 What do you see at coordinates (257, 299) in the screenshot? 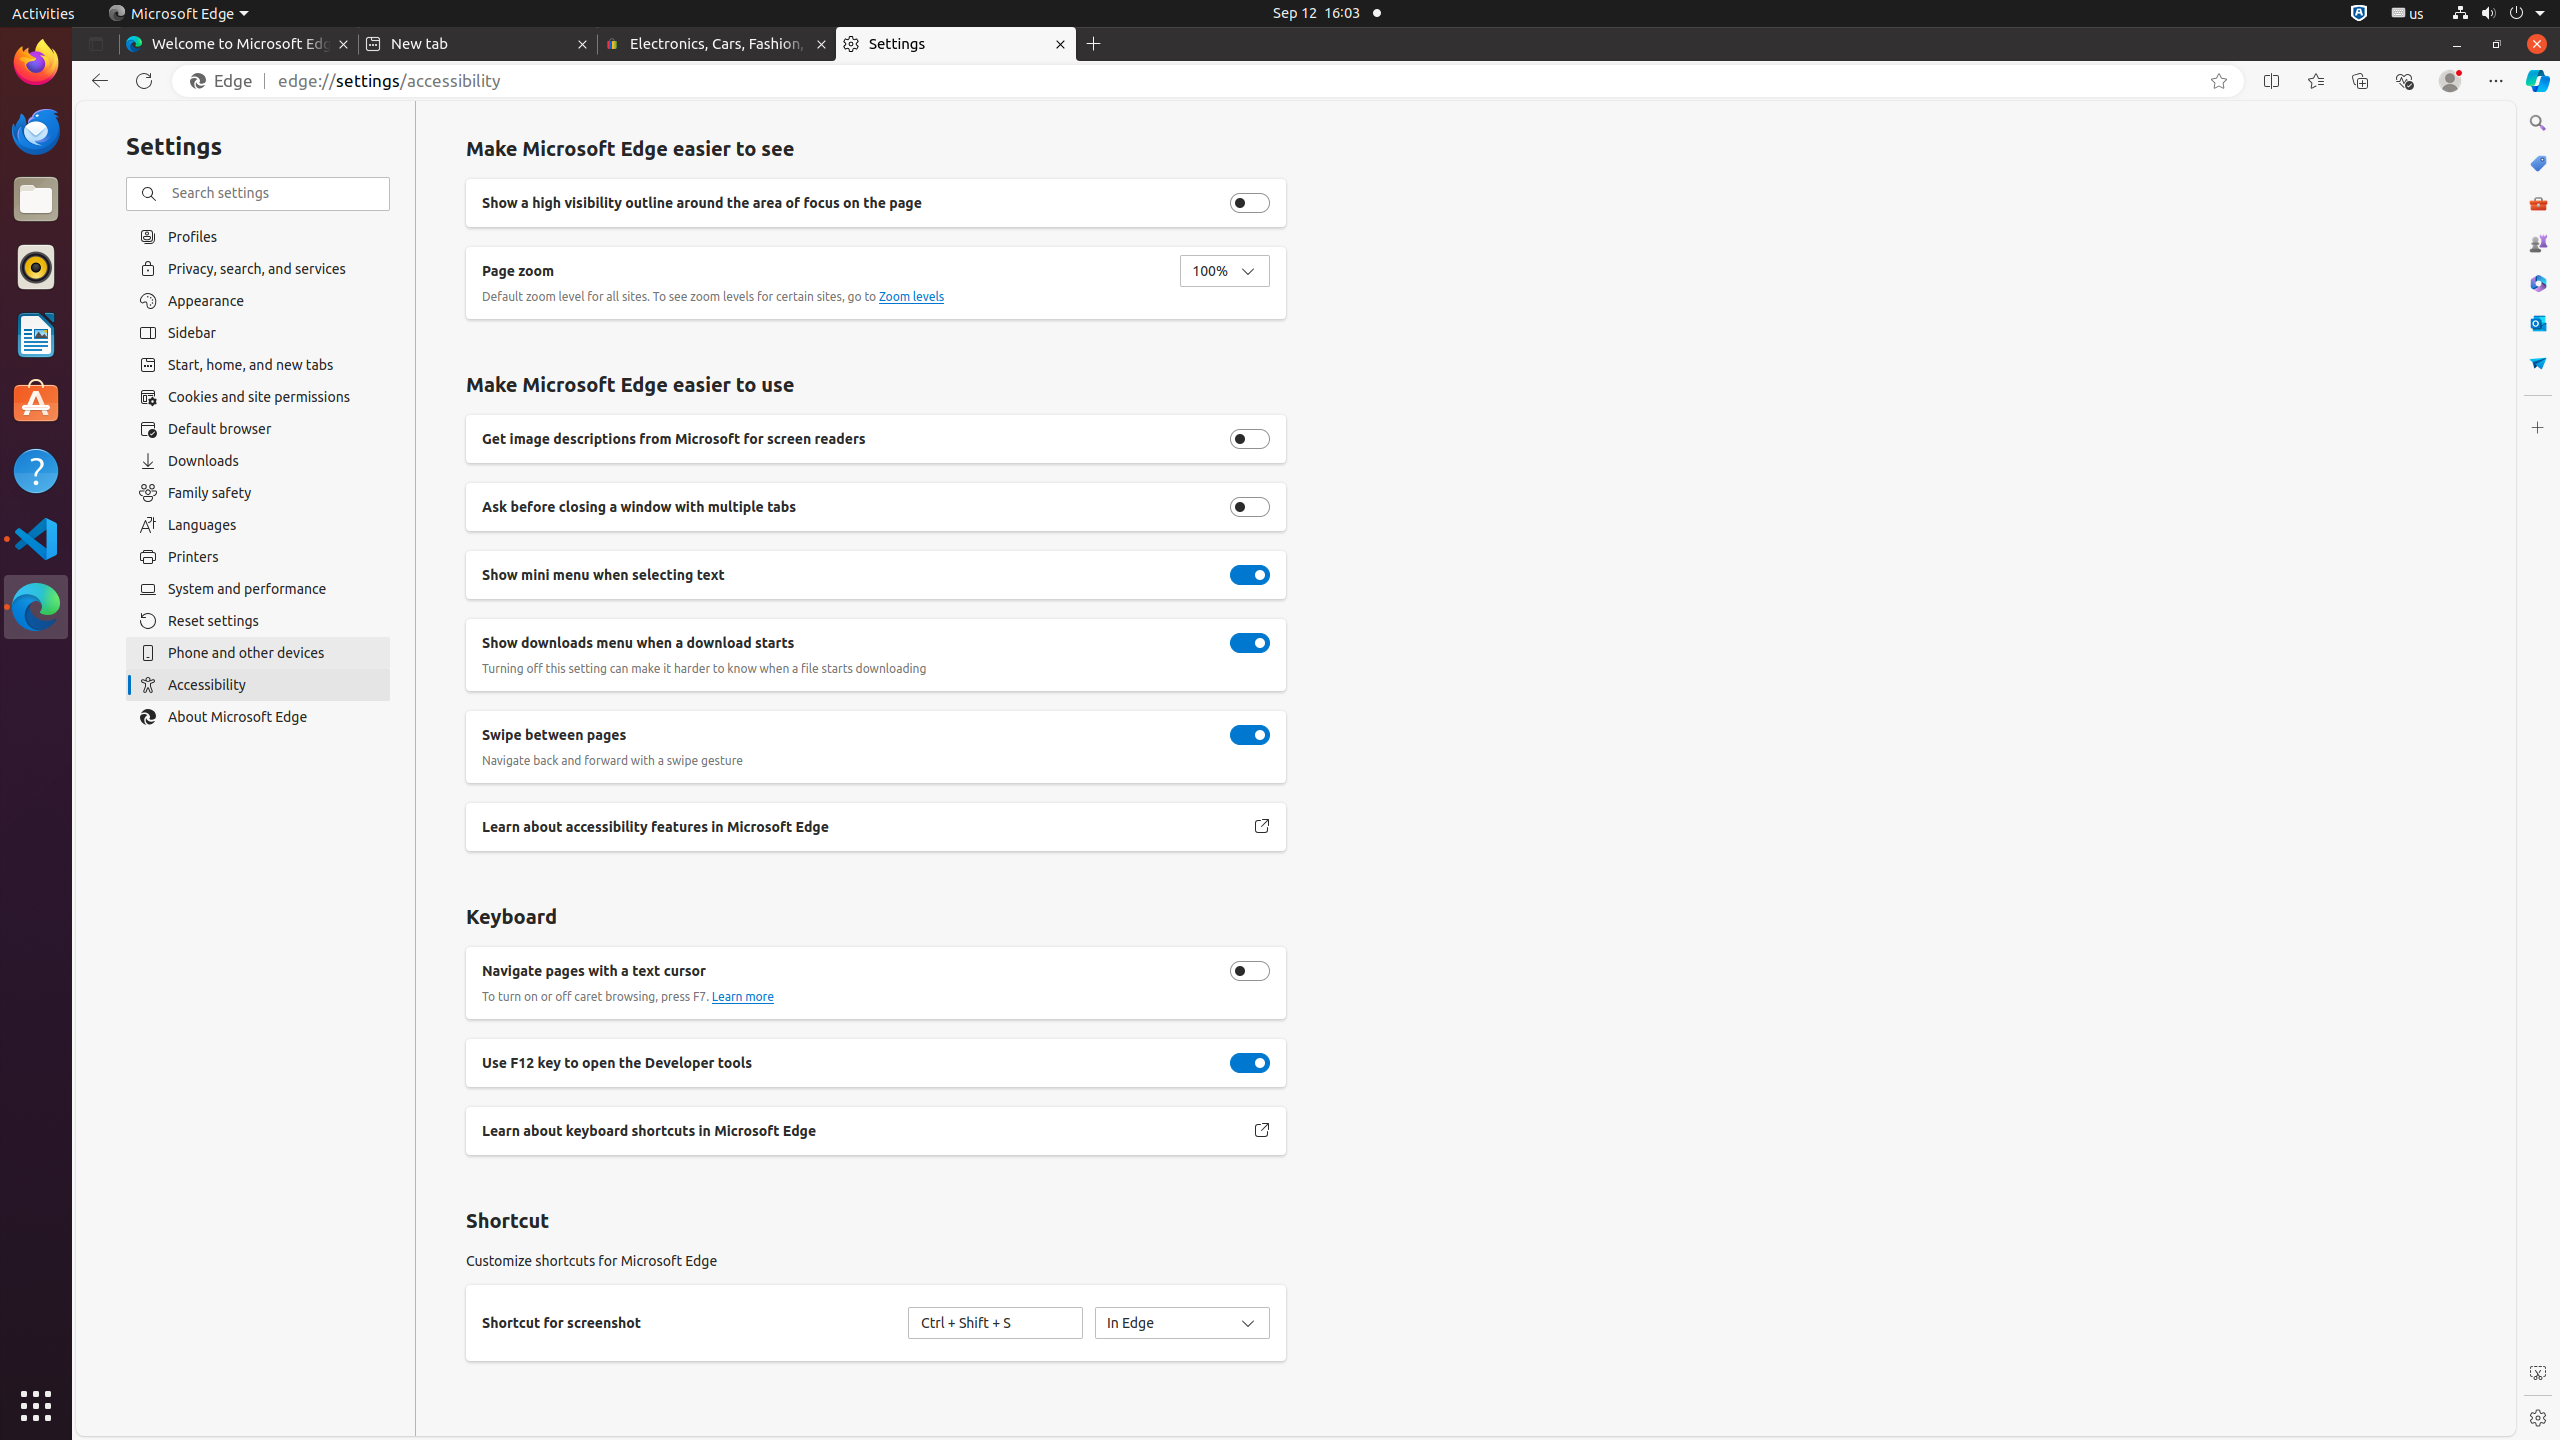
I see `'Appearance'` at bounding box center [257, 299].